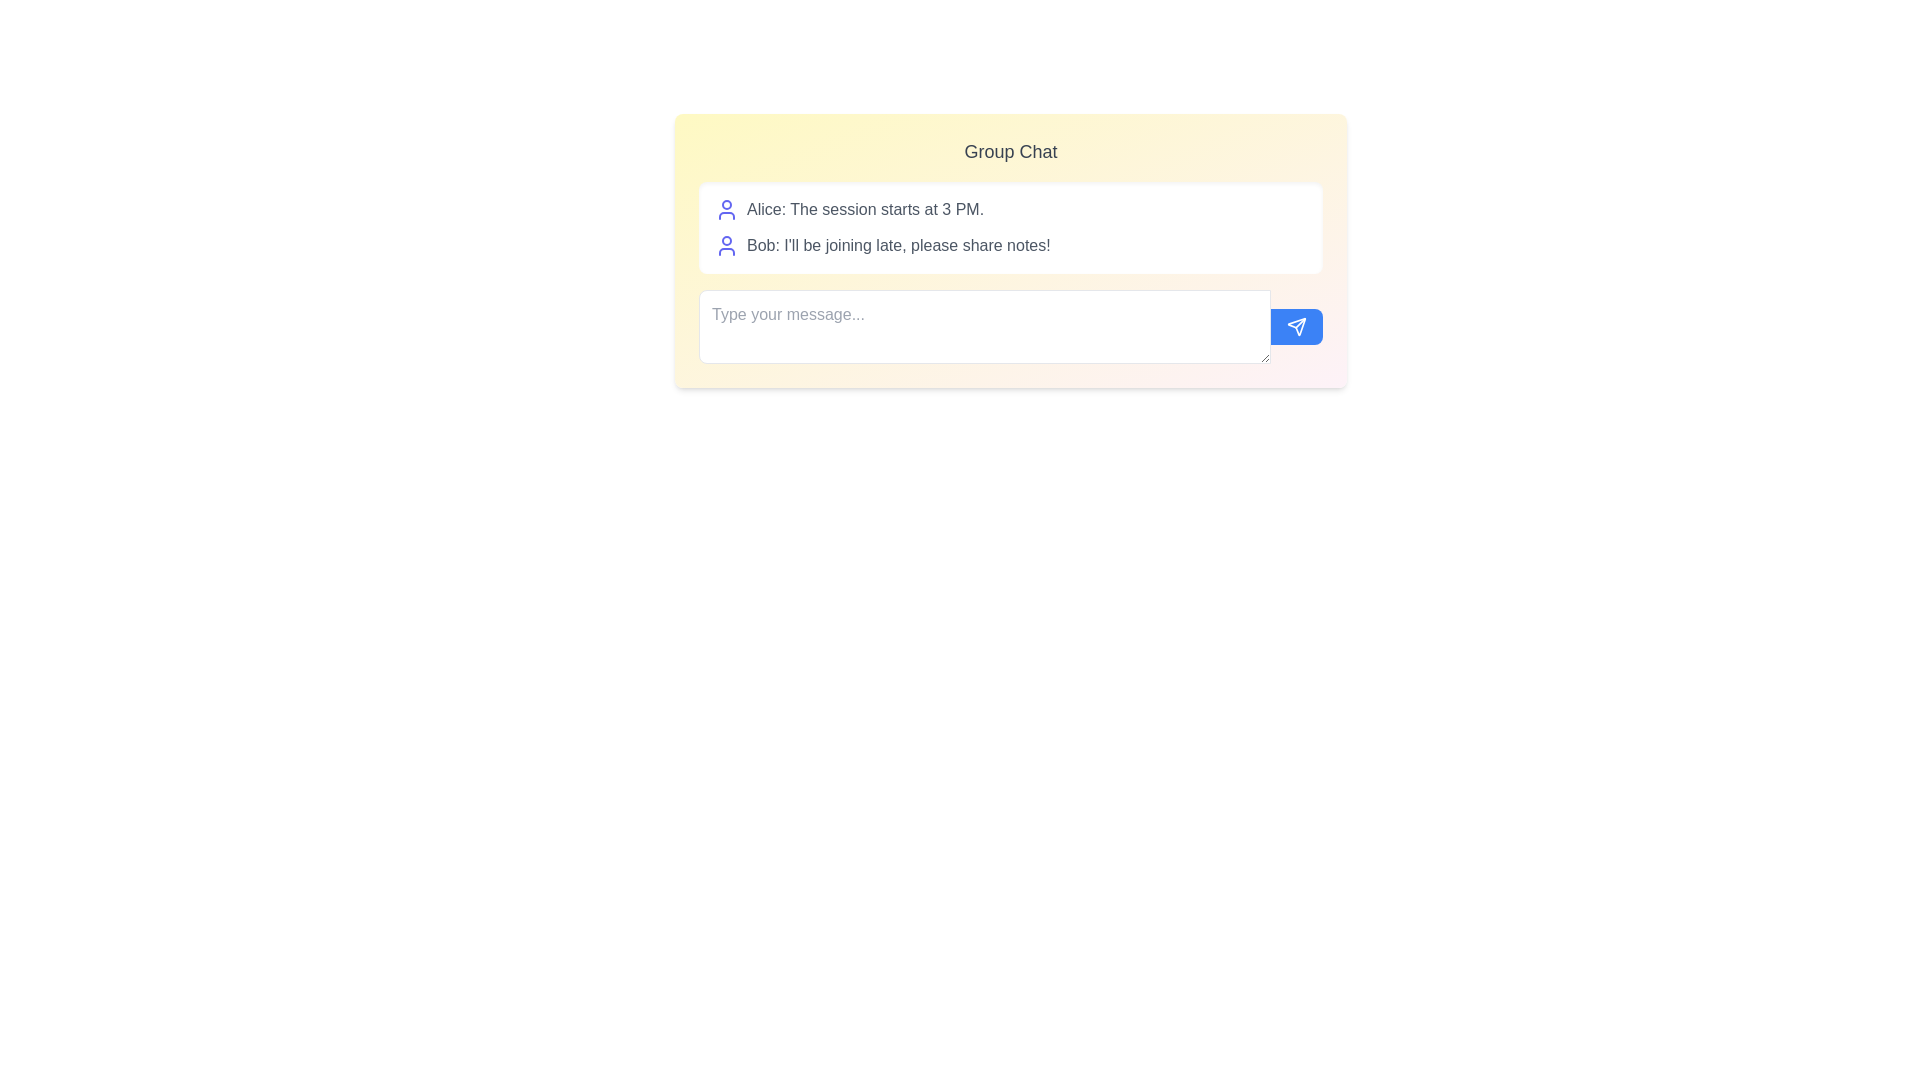  What do you see at coordinates (1296, 326) in the screenshot?
I see `the triangular 'send' icon resembling a paper airplane, which is centered within the blue rounded button on the right side of the input field to send the message` at bounding box center [1296, 326].